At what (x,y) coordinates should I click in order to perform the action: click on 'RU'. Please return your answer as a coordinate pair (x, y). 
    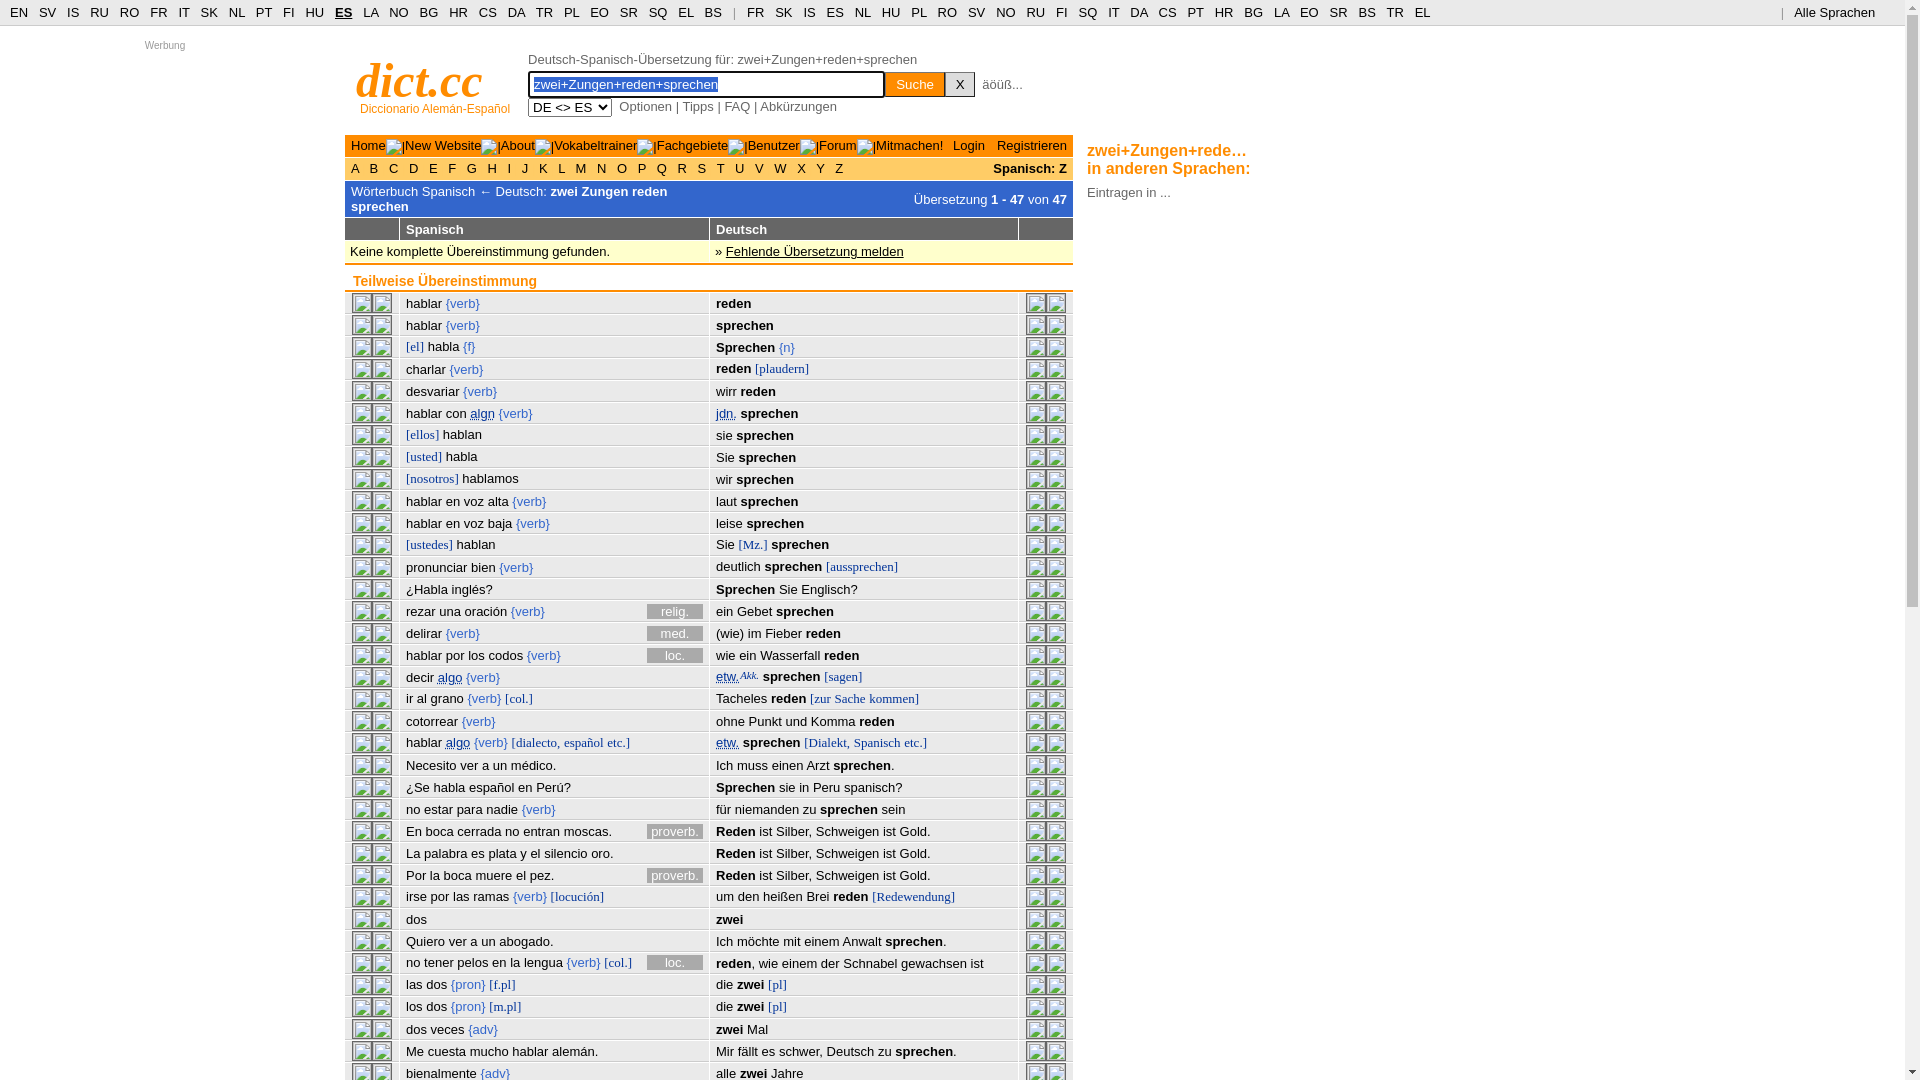
    Looking at the image, I should click on (1035, 12).